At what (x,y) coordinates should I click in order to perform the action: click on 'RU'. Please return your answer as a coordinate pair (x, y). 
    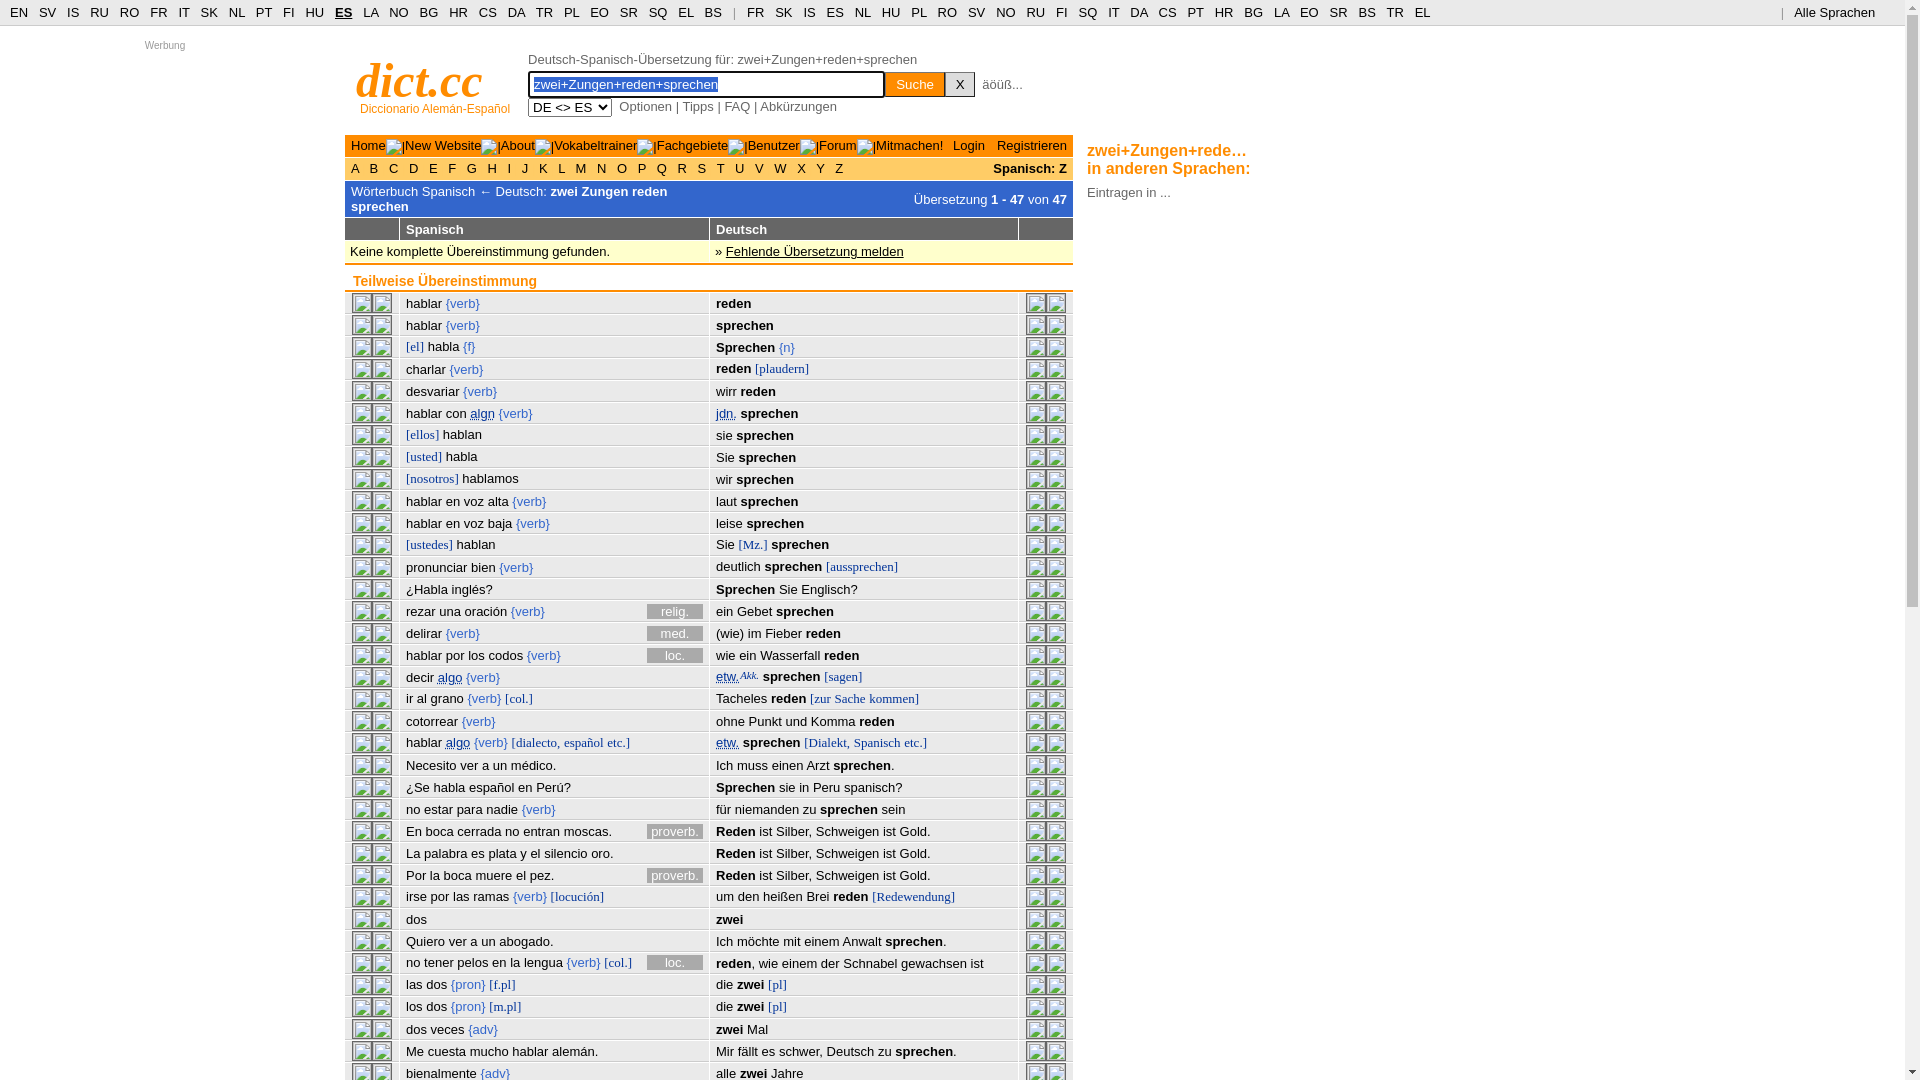
    Looking at the image, I should click on (1035, 12).